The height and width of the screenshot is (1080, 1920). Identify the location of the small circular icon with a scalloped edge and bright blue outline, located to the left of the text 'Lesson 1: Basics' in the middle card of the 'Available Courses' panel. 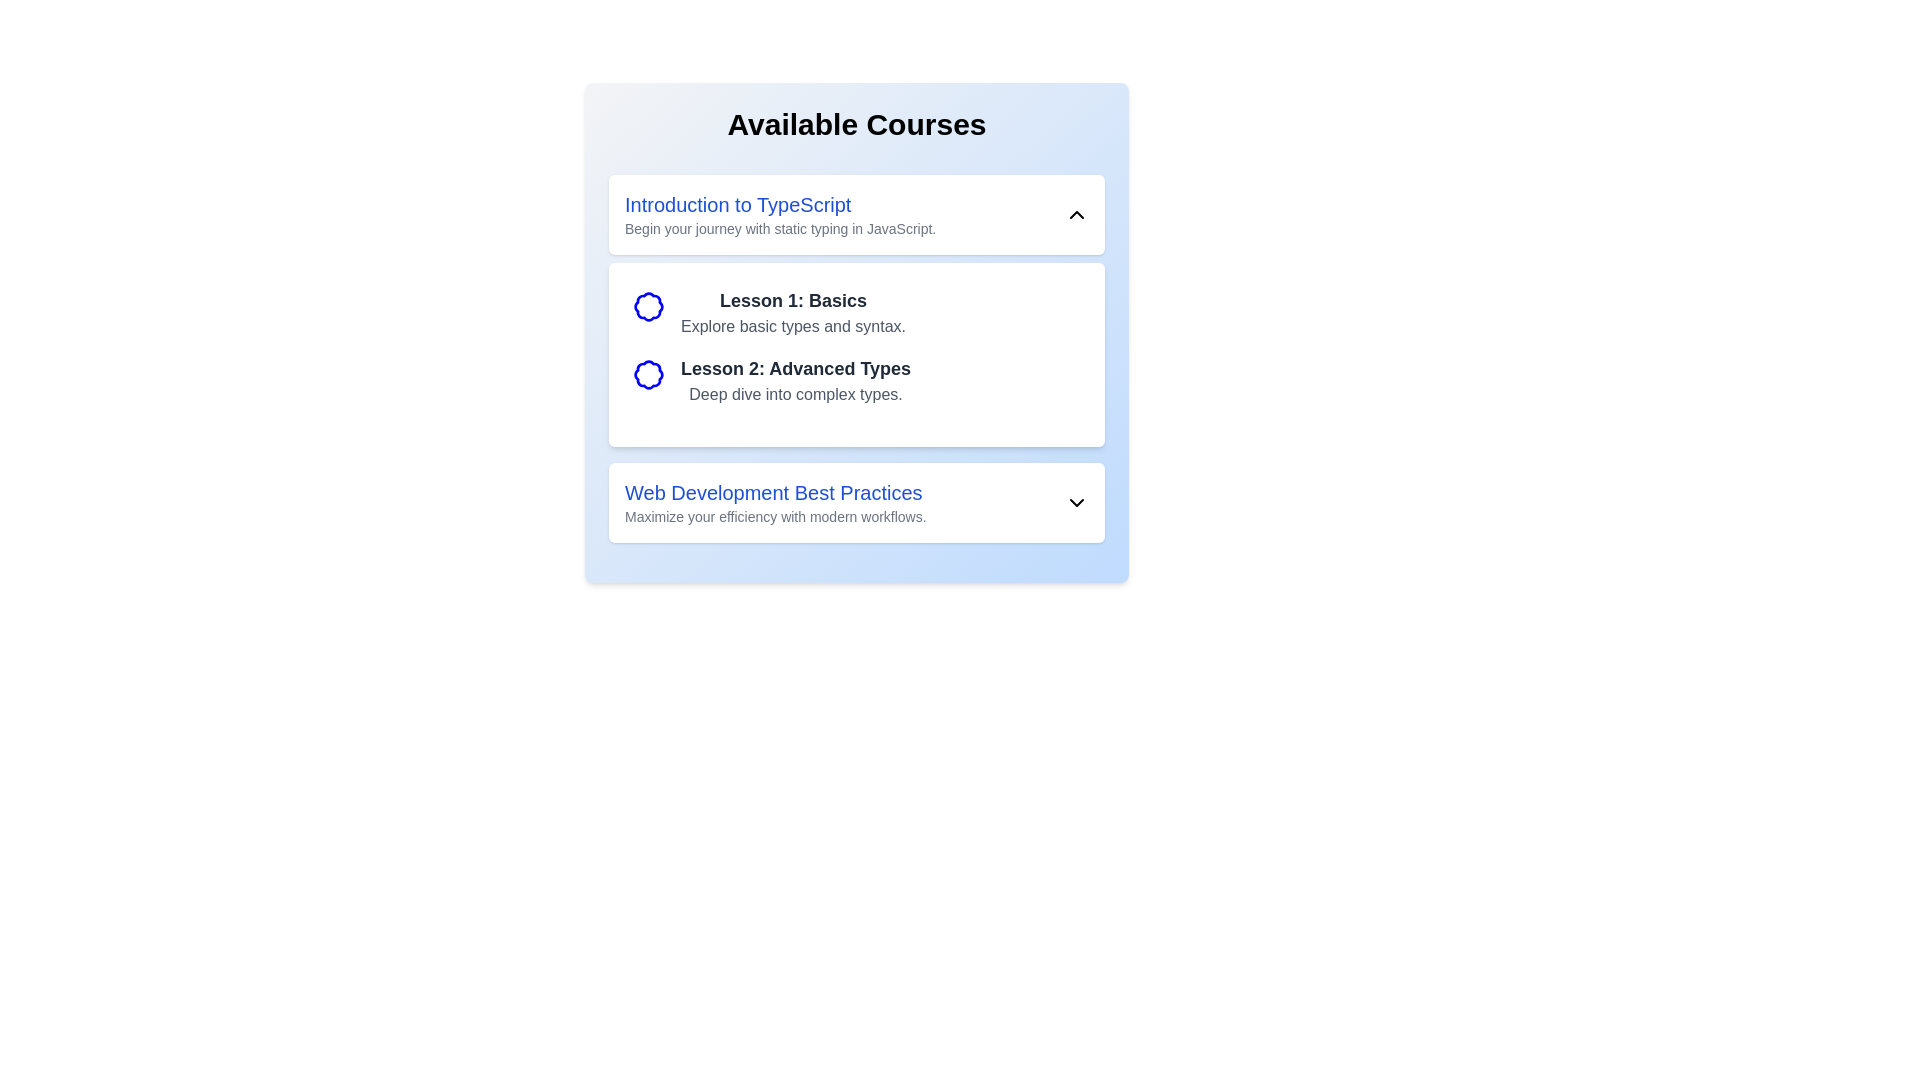
(648, 307).